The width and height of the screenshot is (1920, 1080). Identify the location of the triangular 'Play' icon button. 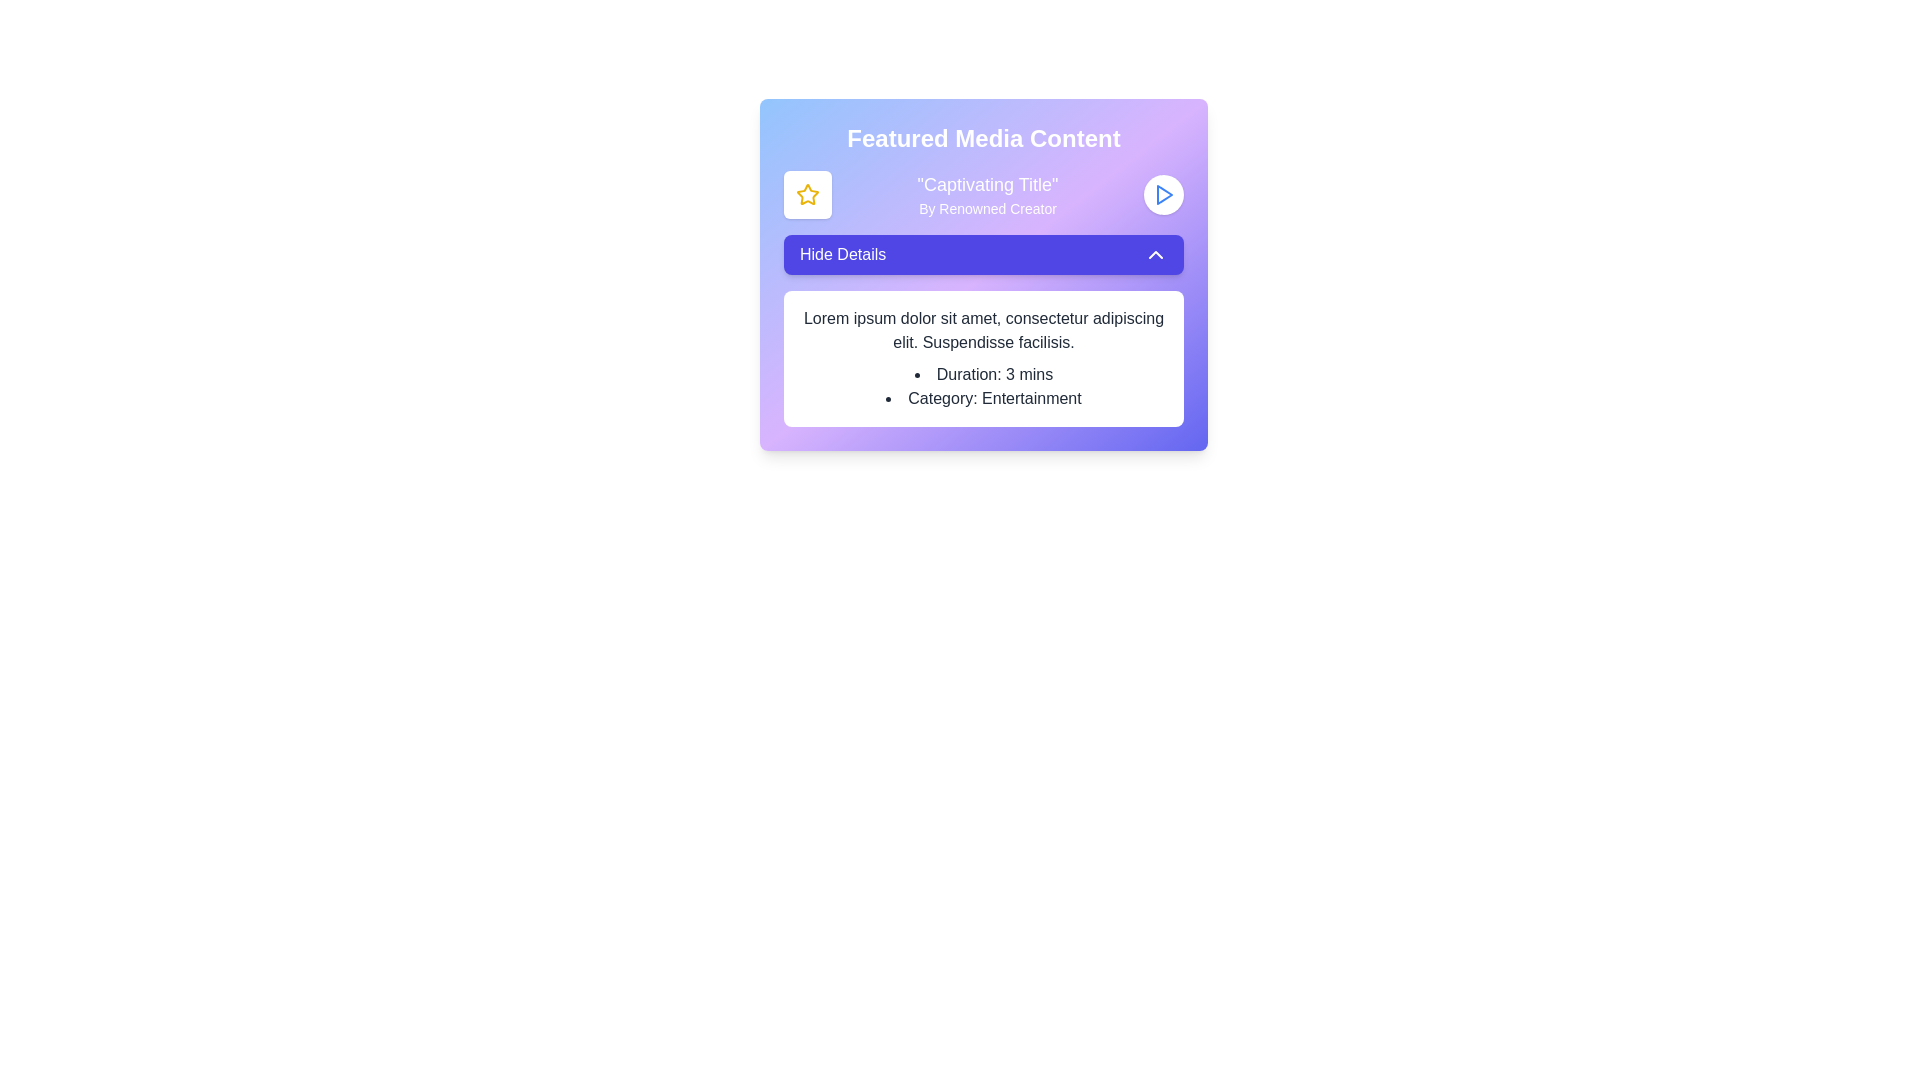
(1165, 195).